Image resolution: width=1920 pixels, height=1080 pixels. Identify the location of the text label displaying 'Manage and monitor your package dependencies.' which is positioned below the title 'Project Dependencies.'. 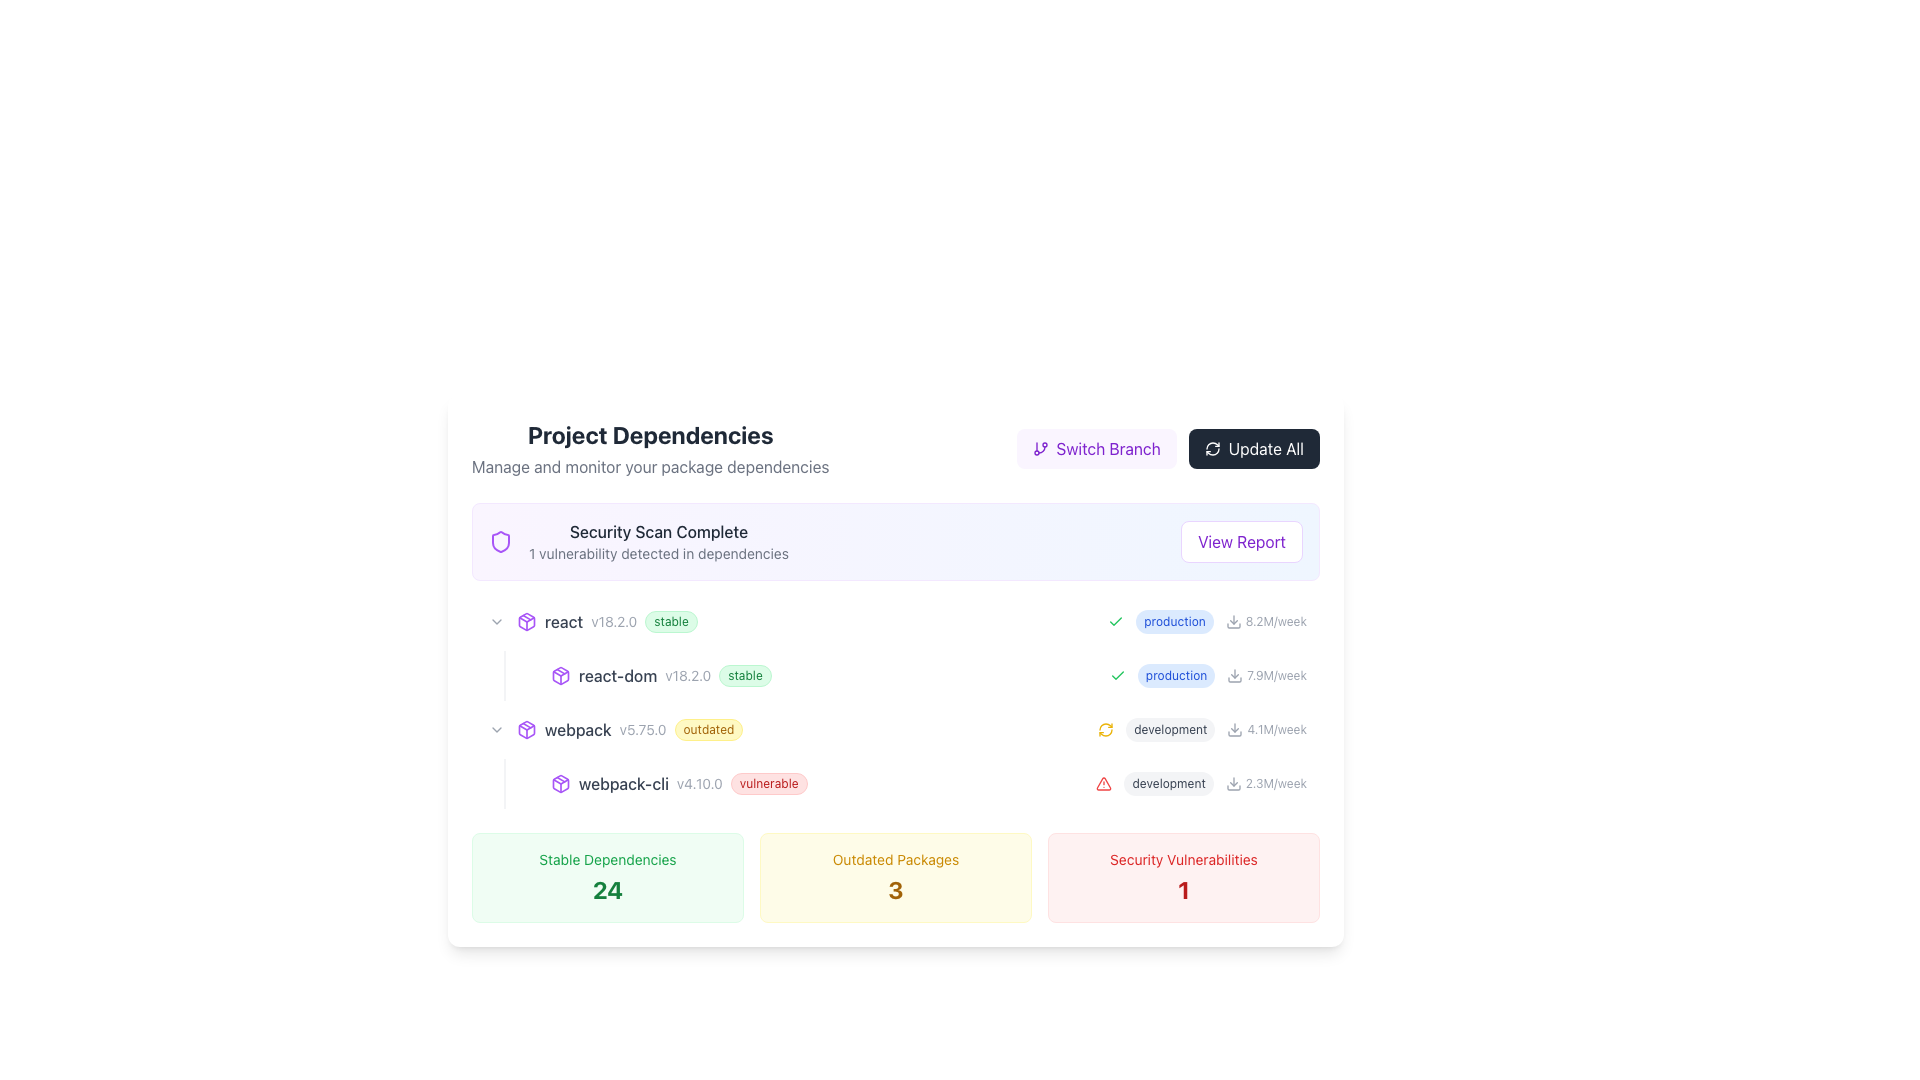
(650, 466).